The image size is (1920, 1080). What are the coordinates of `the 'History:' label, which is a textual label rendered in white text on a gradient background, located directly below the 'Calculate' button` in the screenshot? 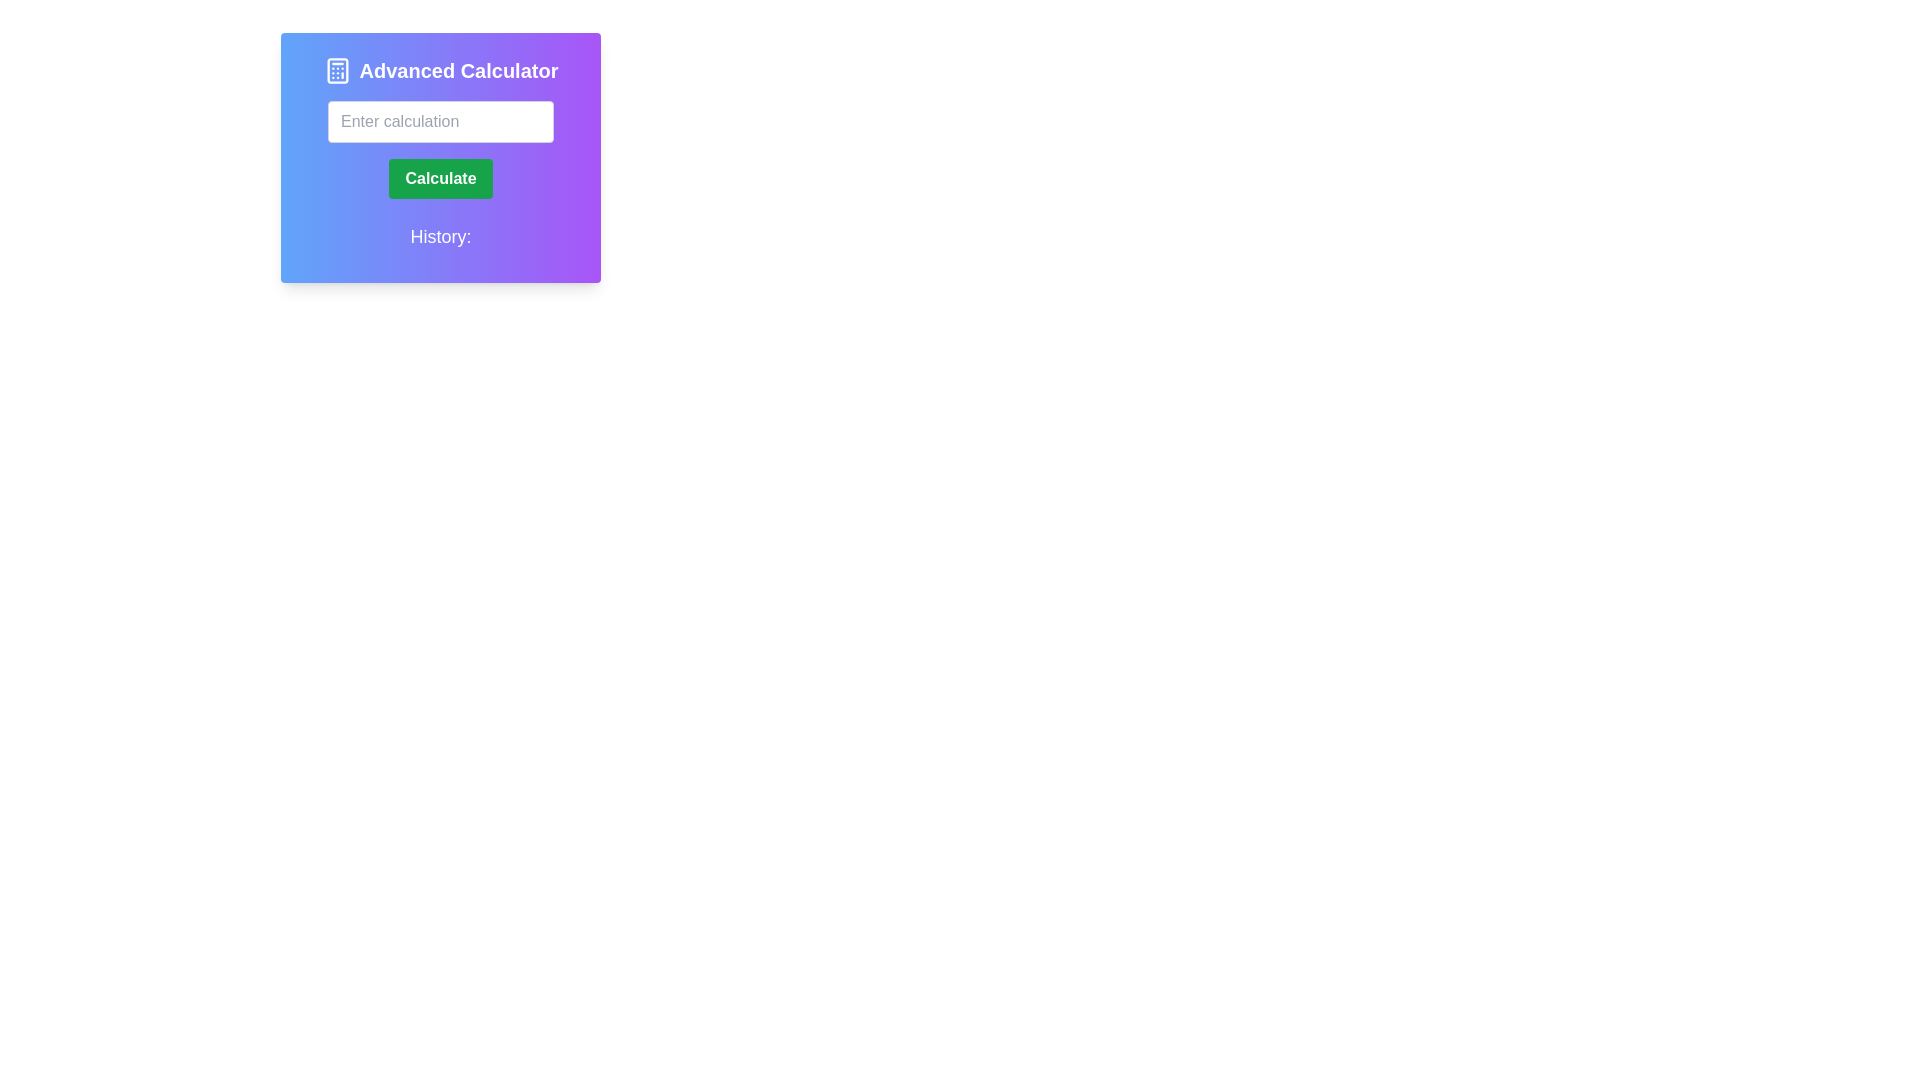 It's located at (440, 239).